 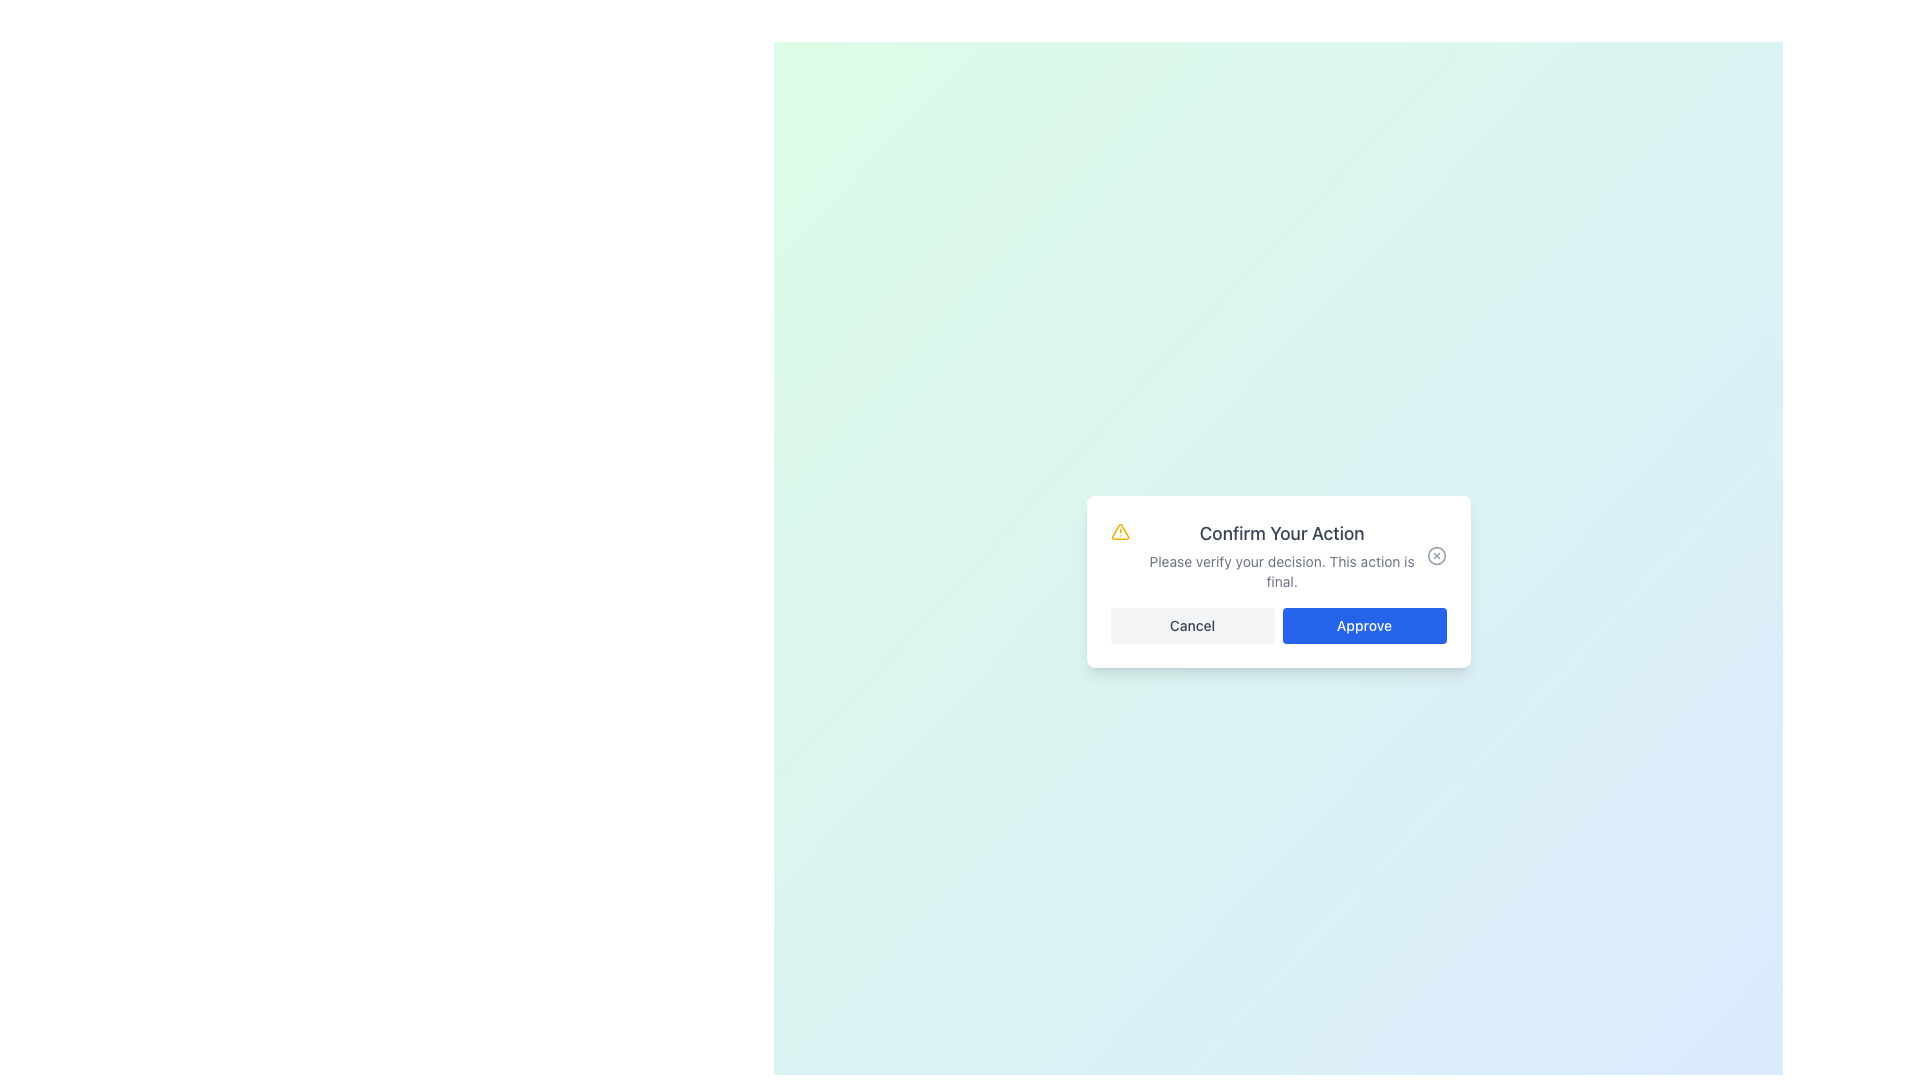 I want to click on text content of the confirmation prompt text block located in the center of the popup card, positioned above the 'Cancel' and 'Approve' buttons, so click(x=1282, y=555).